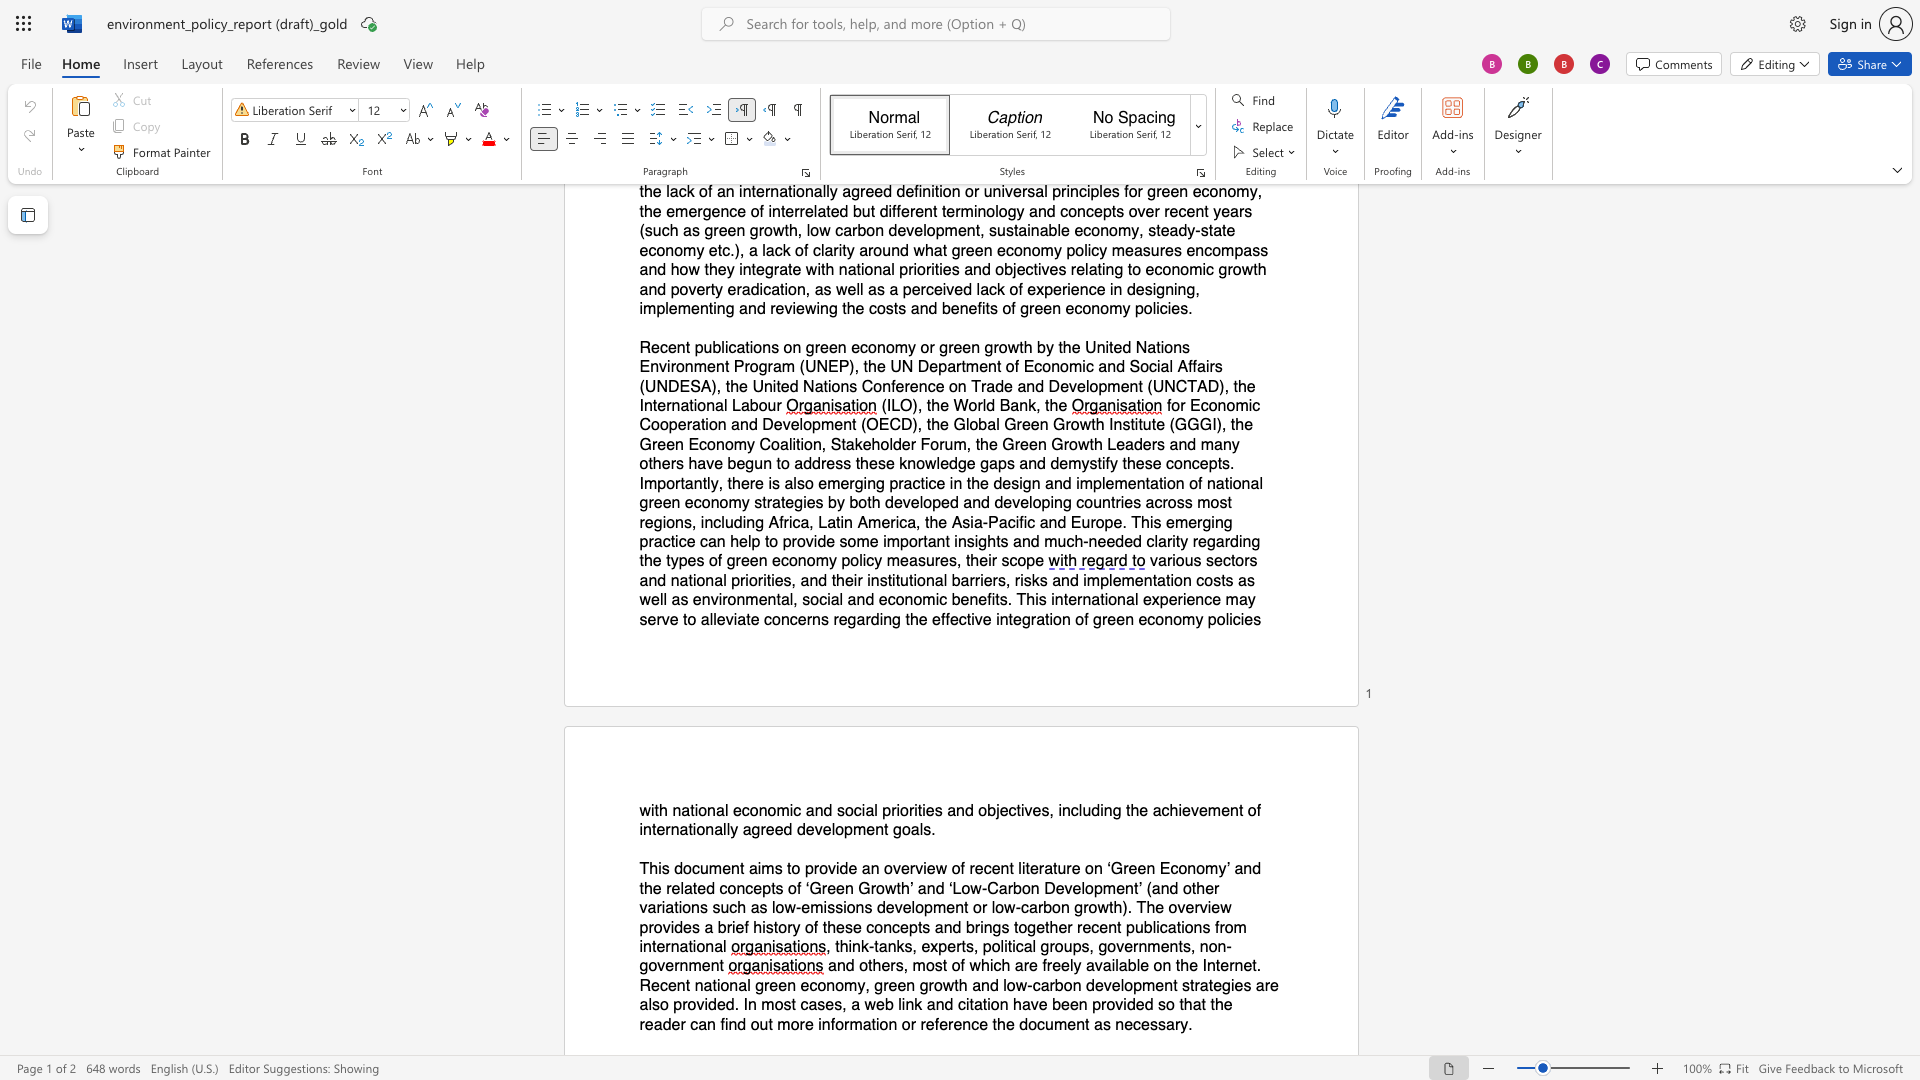 Image resolution: width=1920 pixels, height=1080 pixels. I want to click on the 3th character "e" in the text, so click(953, 618).